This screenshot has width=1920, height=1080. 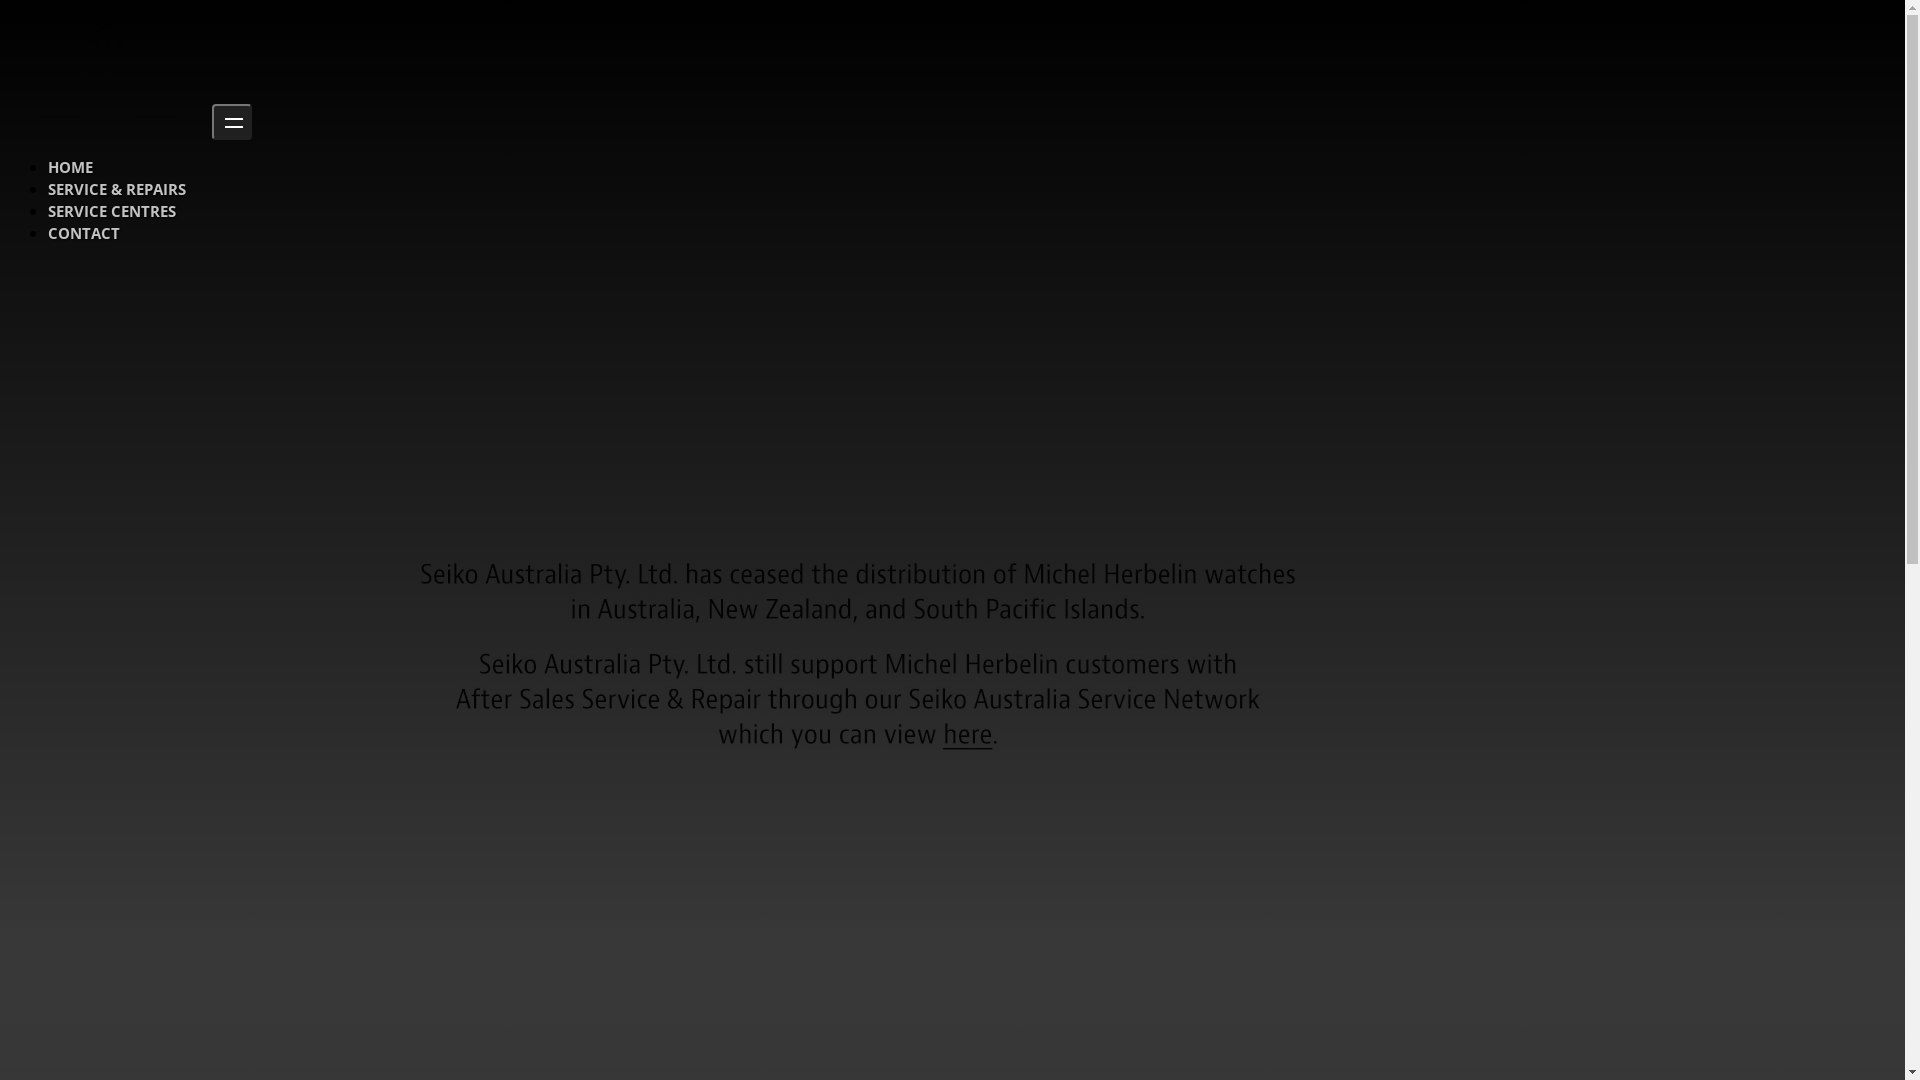 What do you see at coordinates (115, 189) in the screenshot?
I see `'SERVICE & REPAIRS'` at bounding box center [115, 189].